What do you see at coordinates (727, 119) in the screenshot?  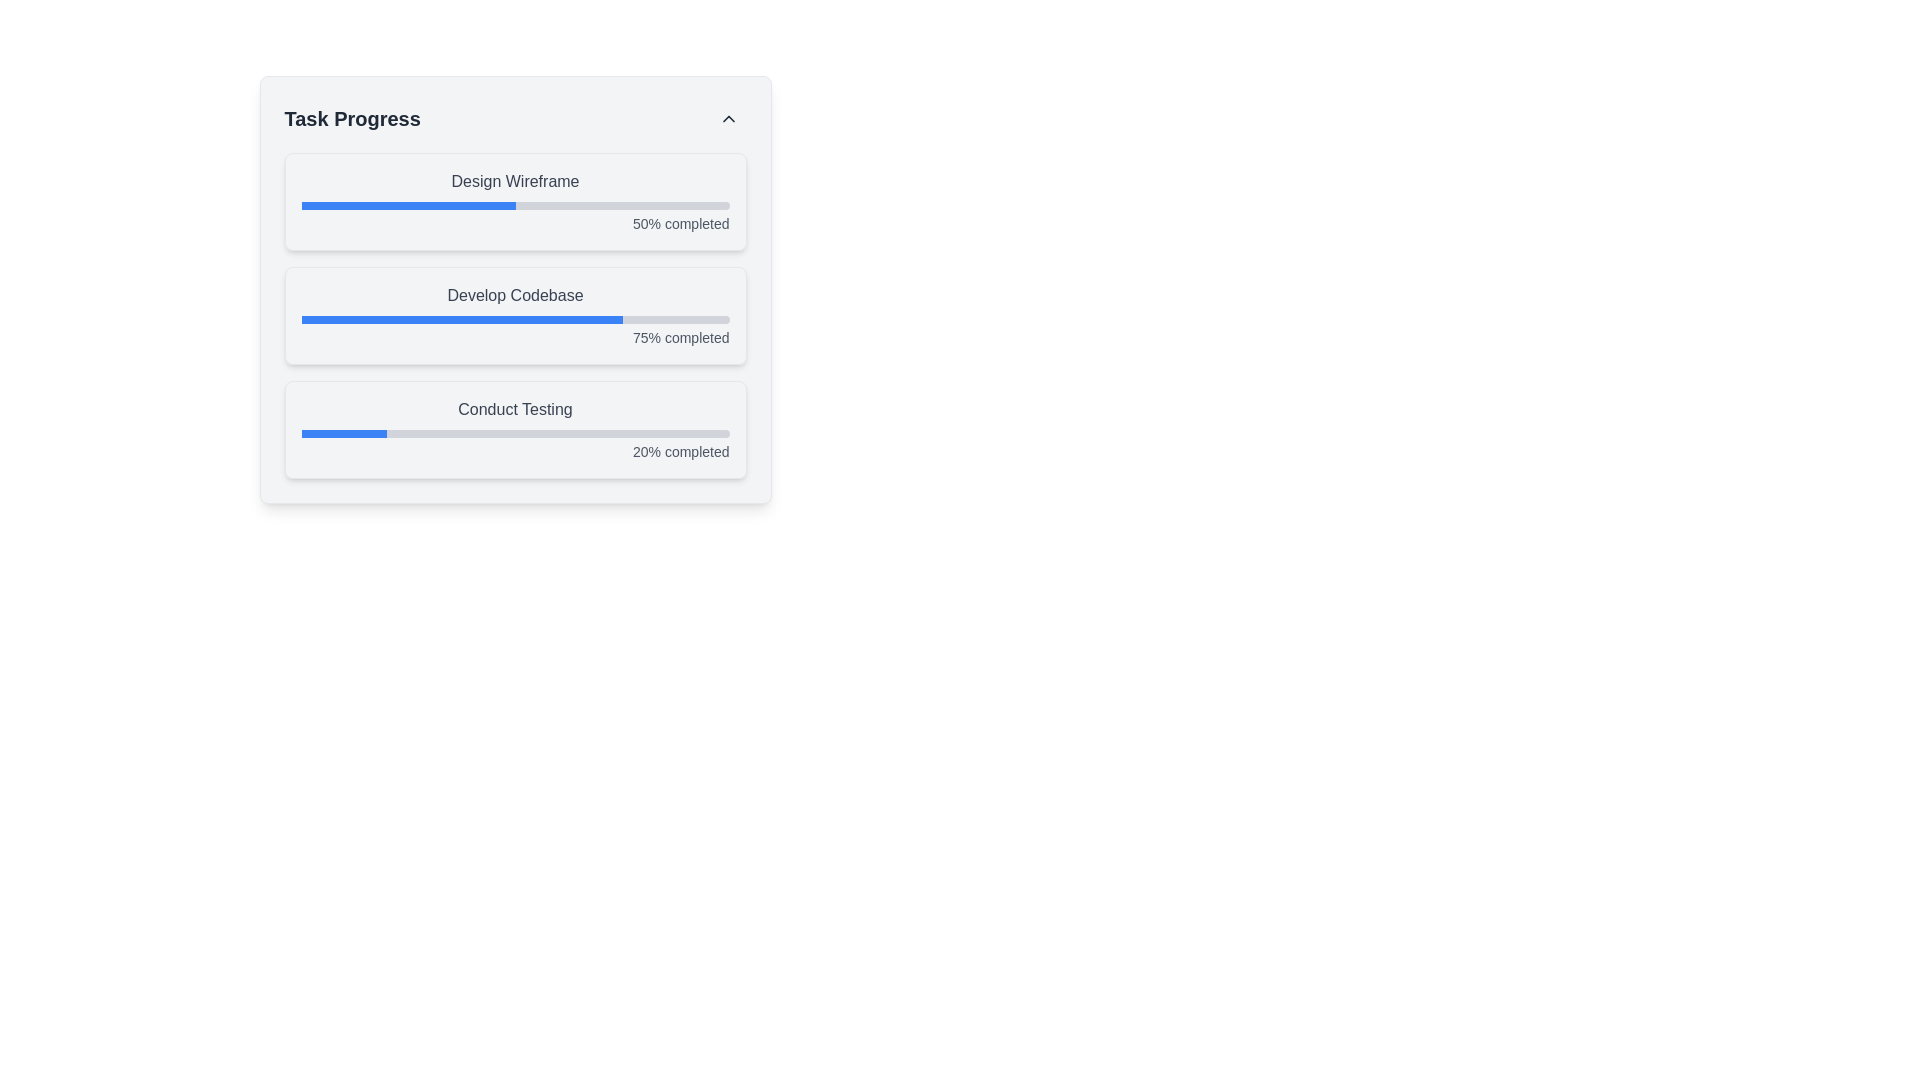 I see `the collapse or toggle button located near the upper-right corner of the 'Task Progress' section` at bounding box center [727, 119].